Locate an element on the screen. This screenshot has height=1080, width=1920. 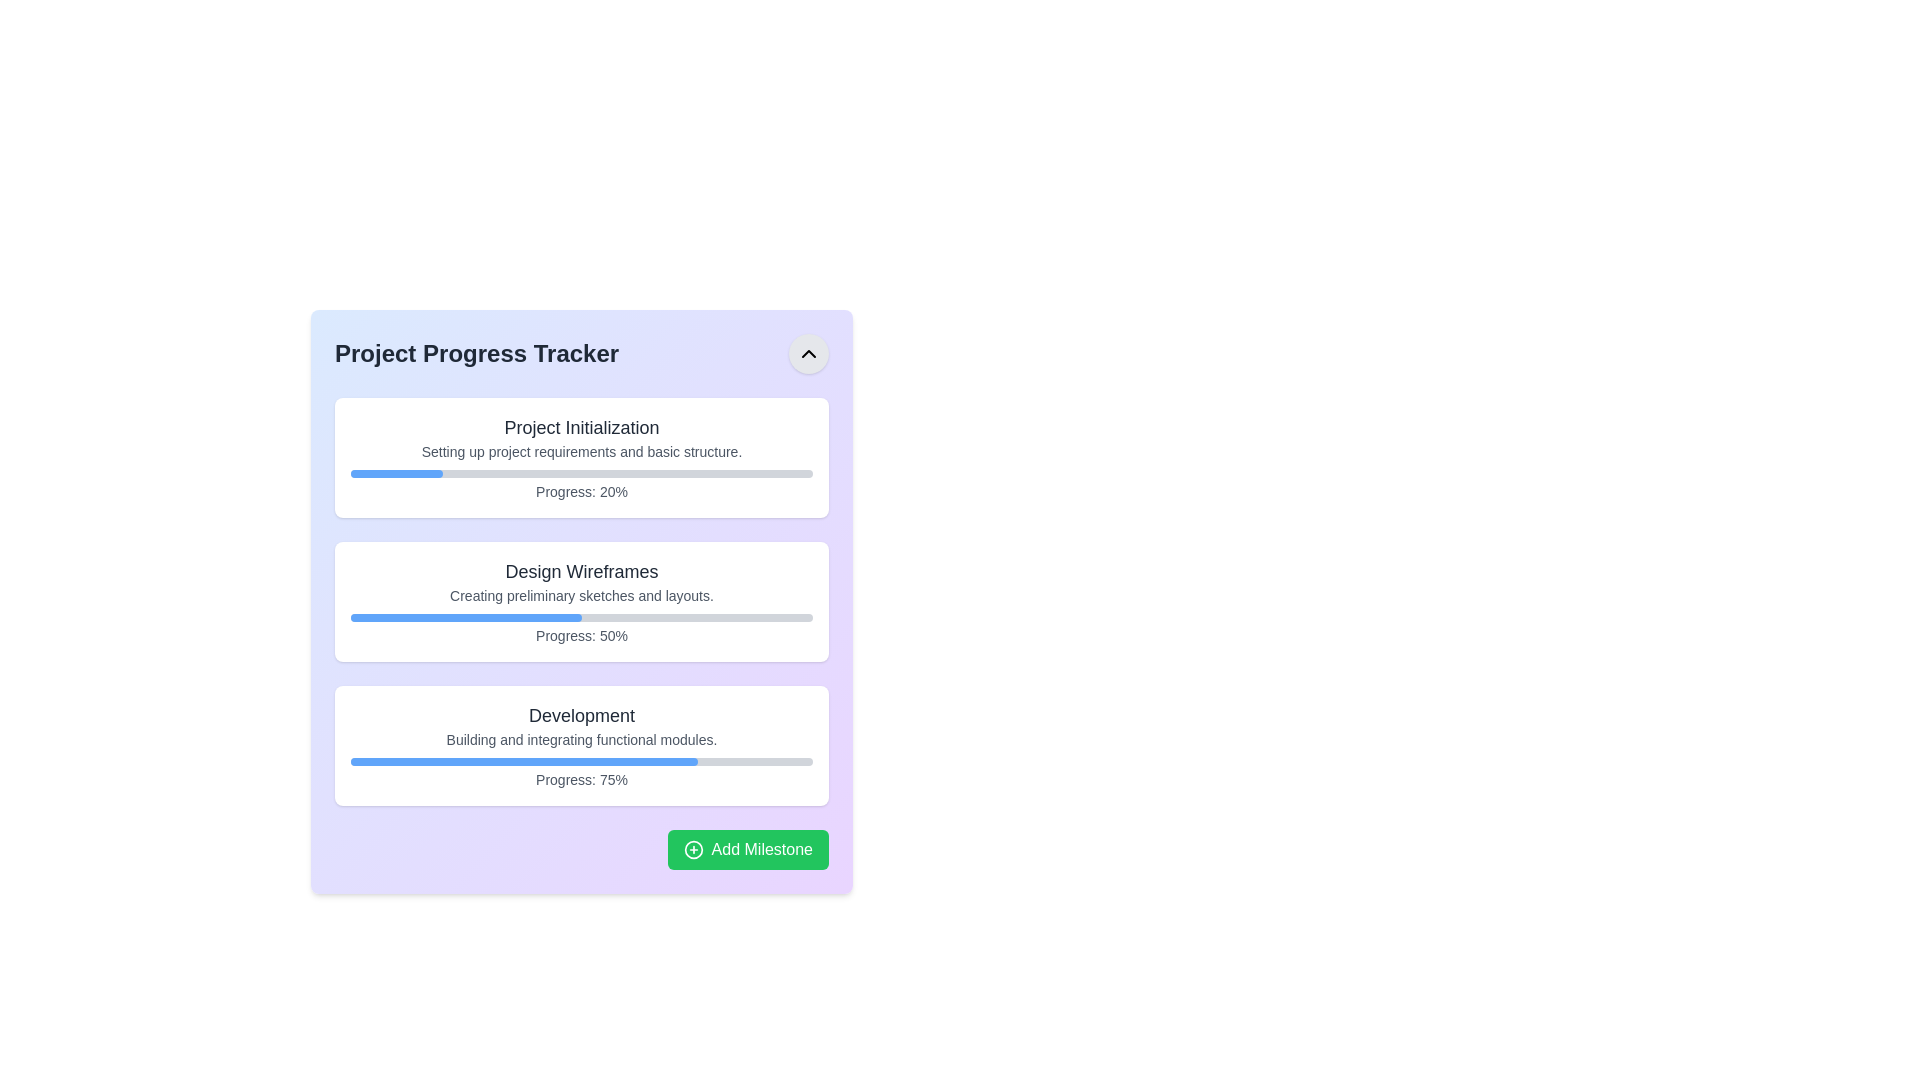
the informational card displaying the 'Design Wireframes' task, which is the second card in the progress tracking list is located at coordinates (580, 600).